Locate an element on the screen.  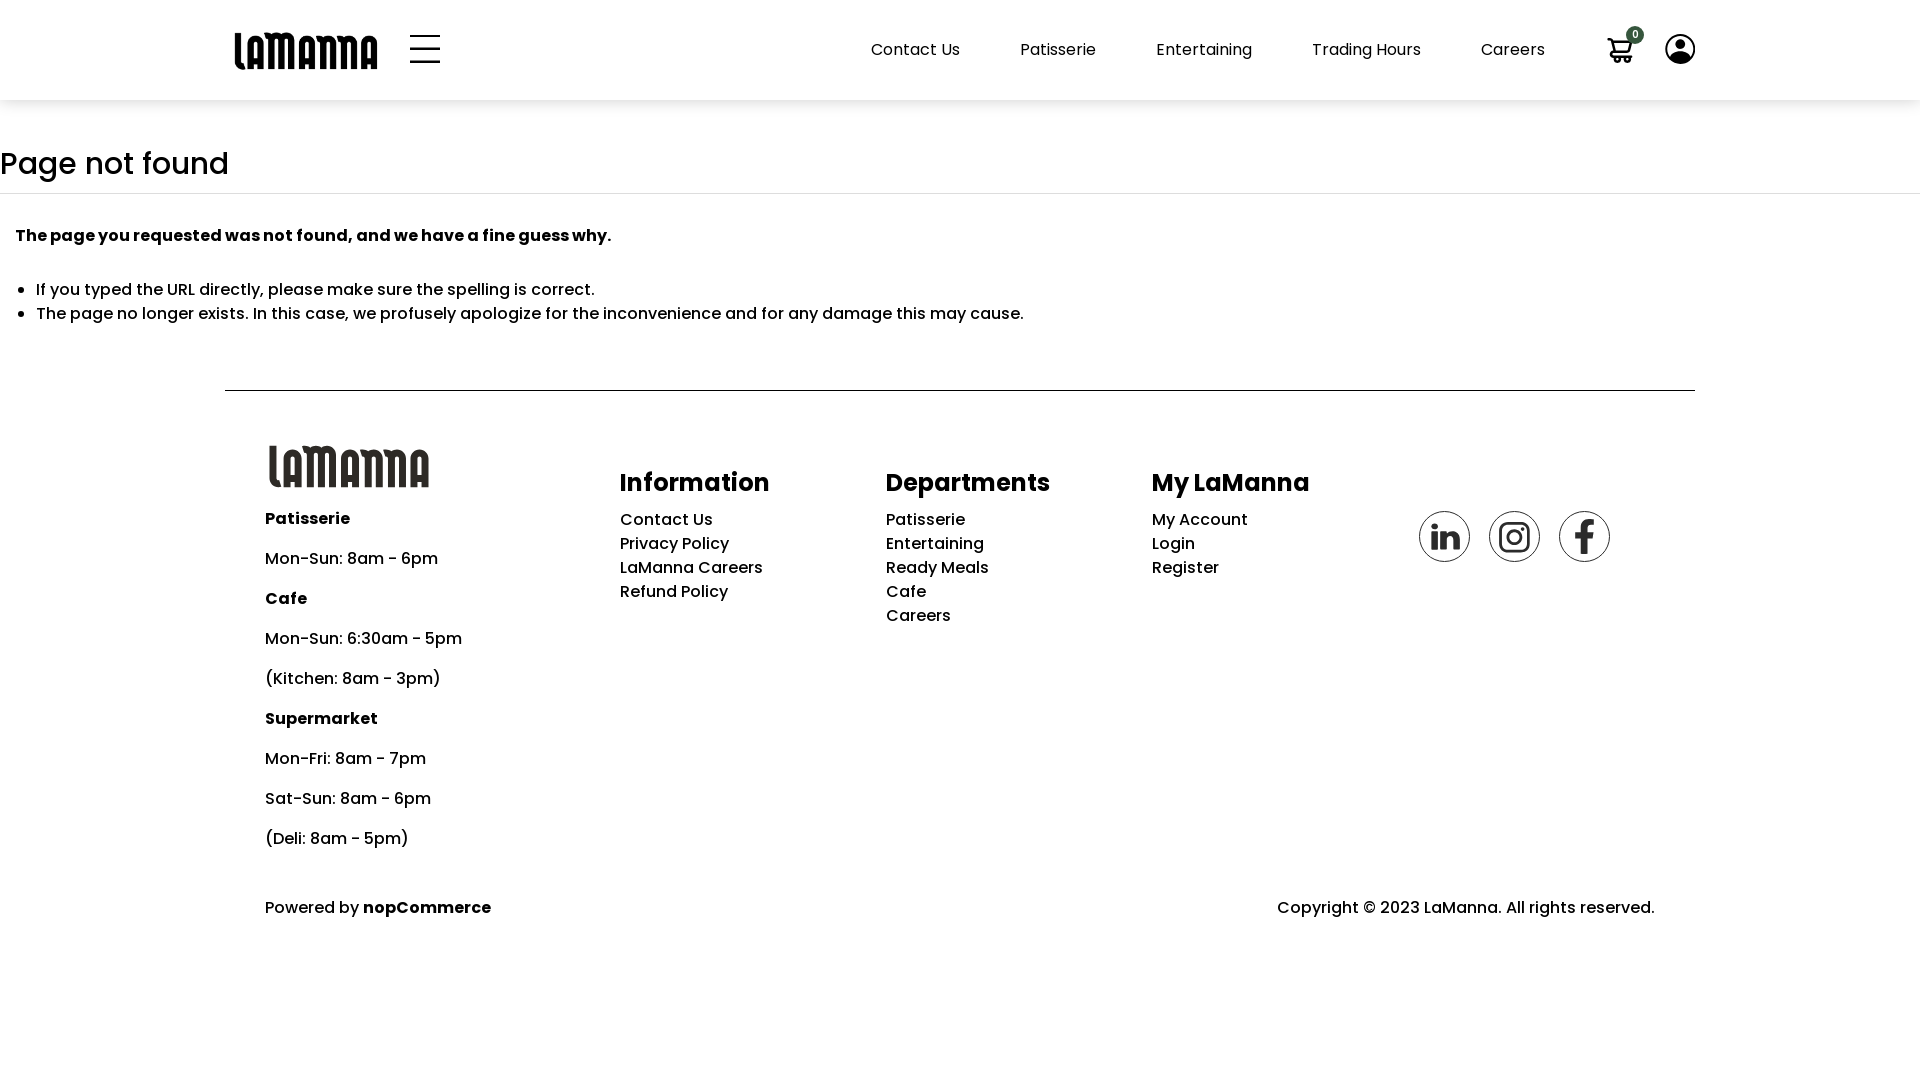
'Patisserie' is located at coordinates (1056, 49).